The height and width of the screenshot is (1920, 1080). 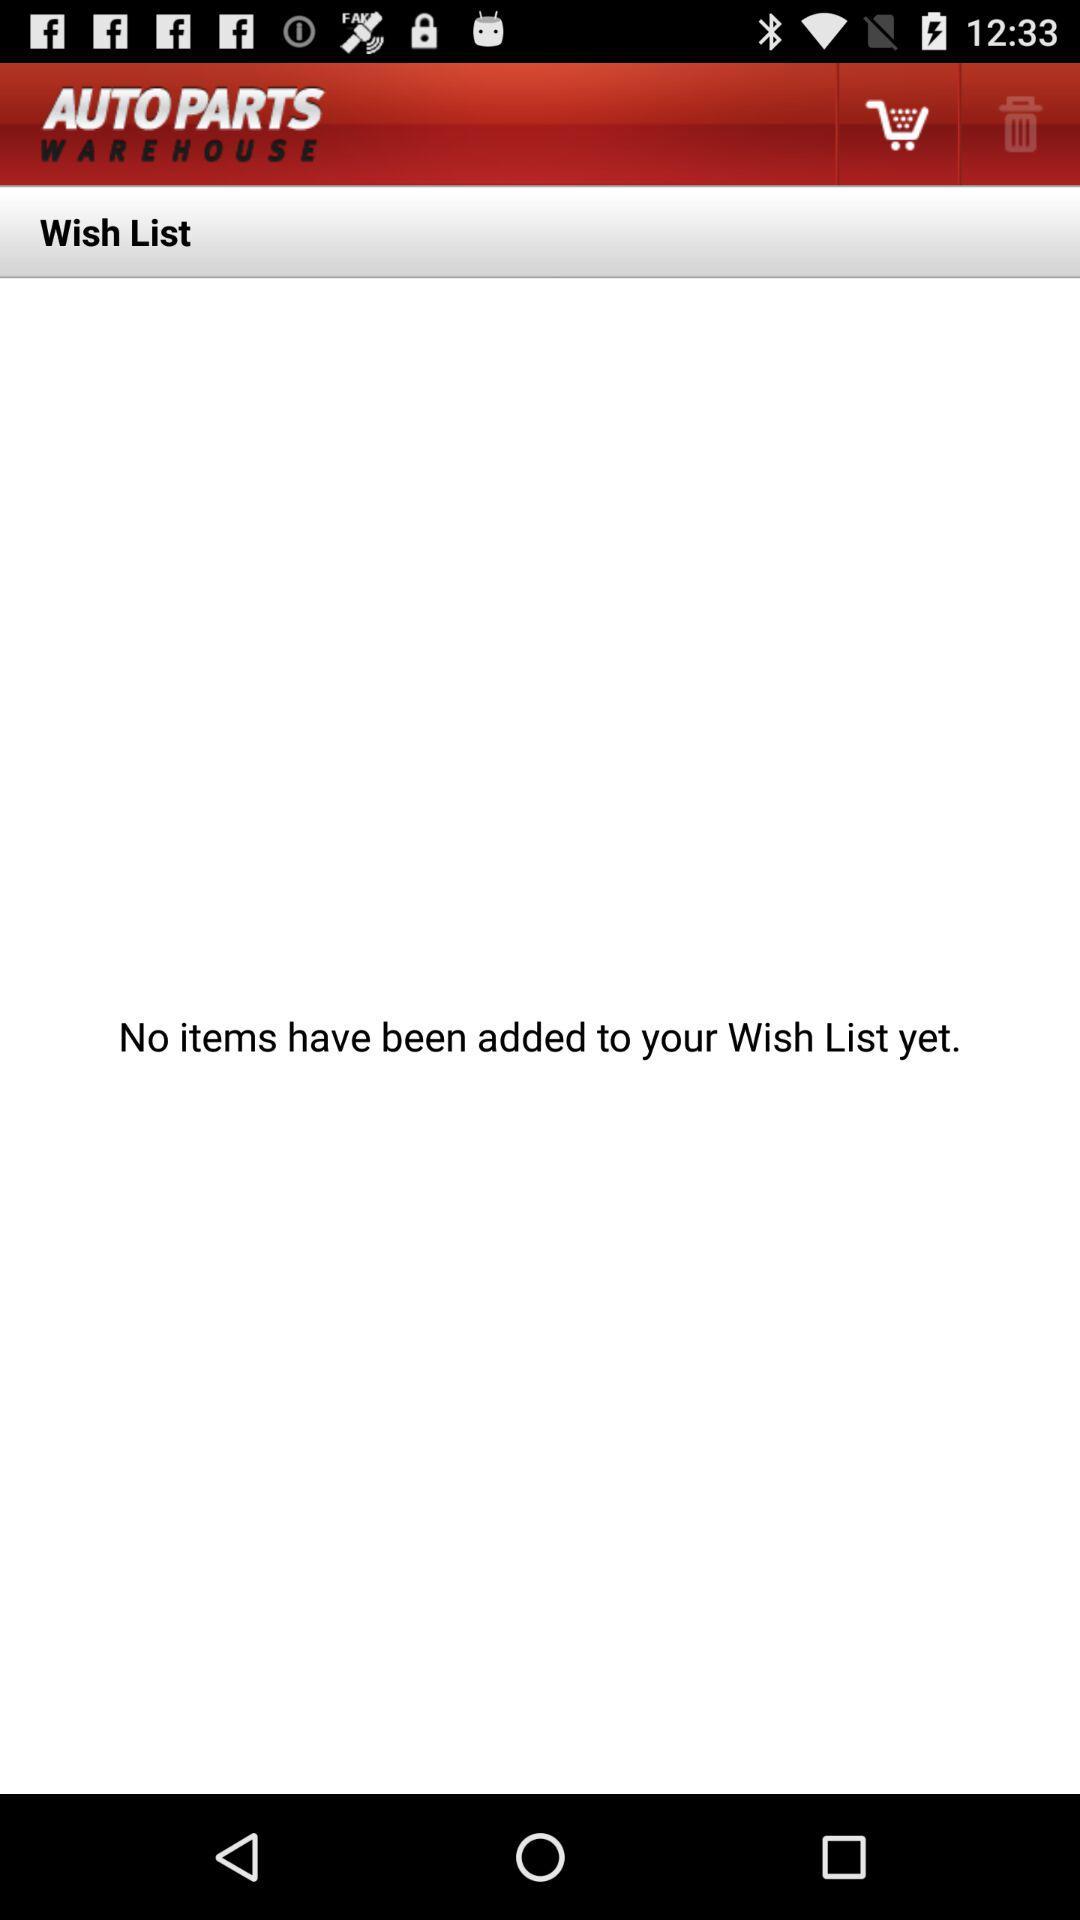 I want to click on app above wish list item, so click(x=183, y=123).